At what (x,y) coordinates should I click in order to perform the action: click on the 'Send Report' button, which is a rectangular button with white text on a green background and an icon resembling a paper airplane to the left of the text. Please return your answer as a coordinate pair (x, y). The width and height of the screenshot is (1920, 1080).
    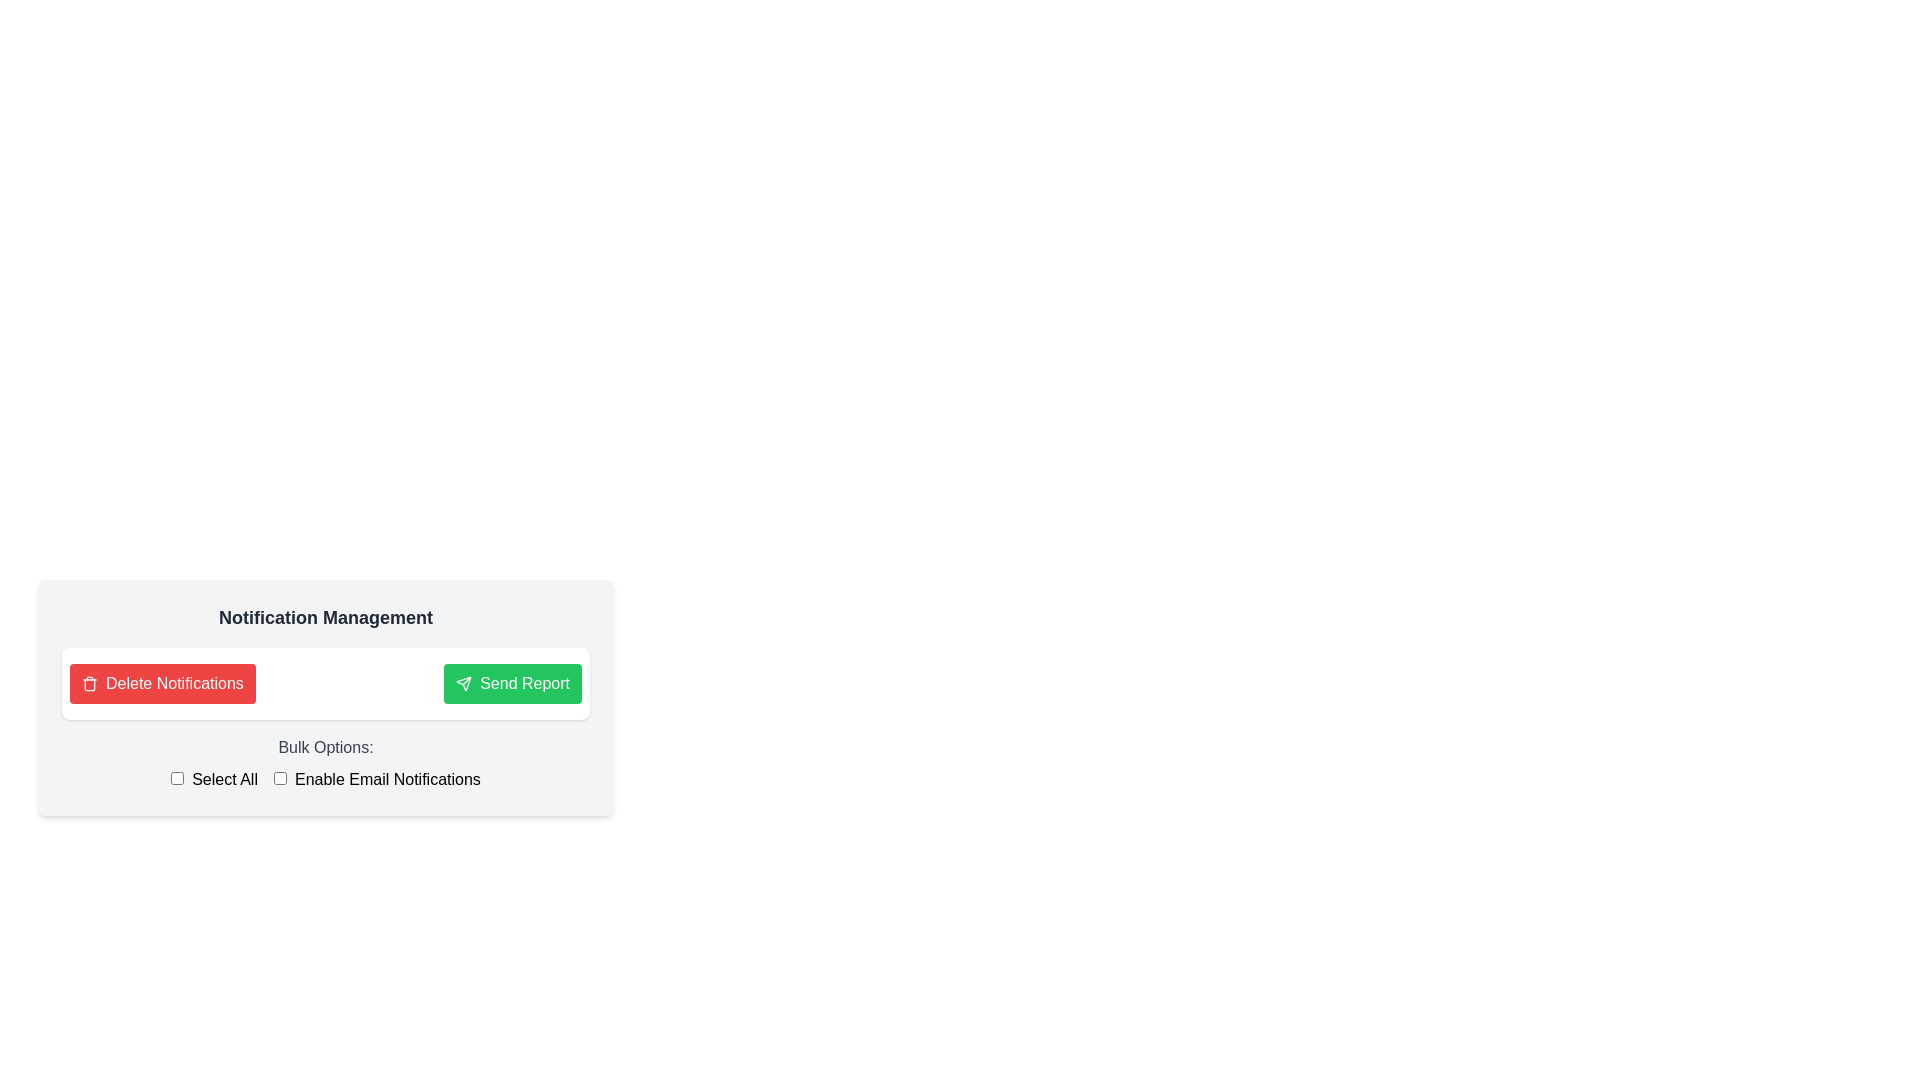
    Looking at the image, I should click on (513, 682).